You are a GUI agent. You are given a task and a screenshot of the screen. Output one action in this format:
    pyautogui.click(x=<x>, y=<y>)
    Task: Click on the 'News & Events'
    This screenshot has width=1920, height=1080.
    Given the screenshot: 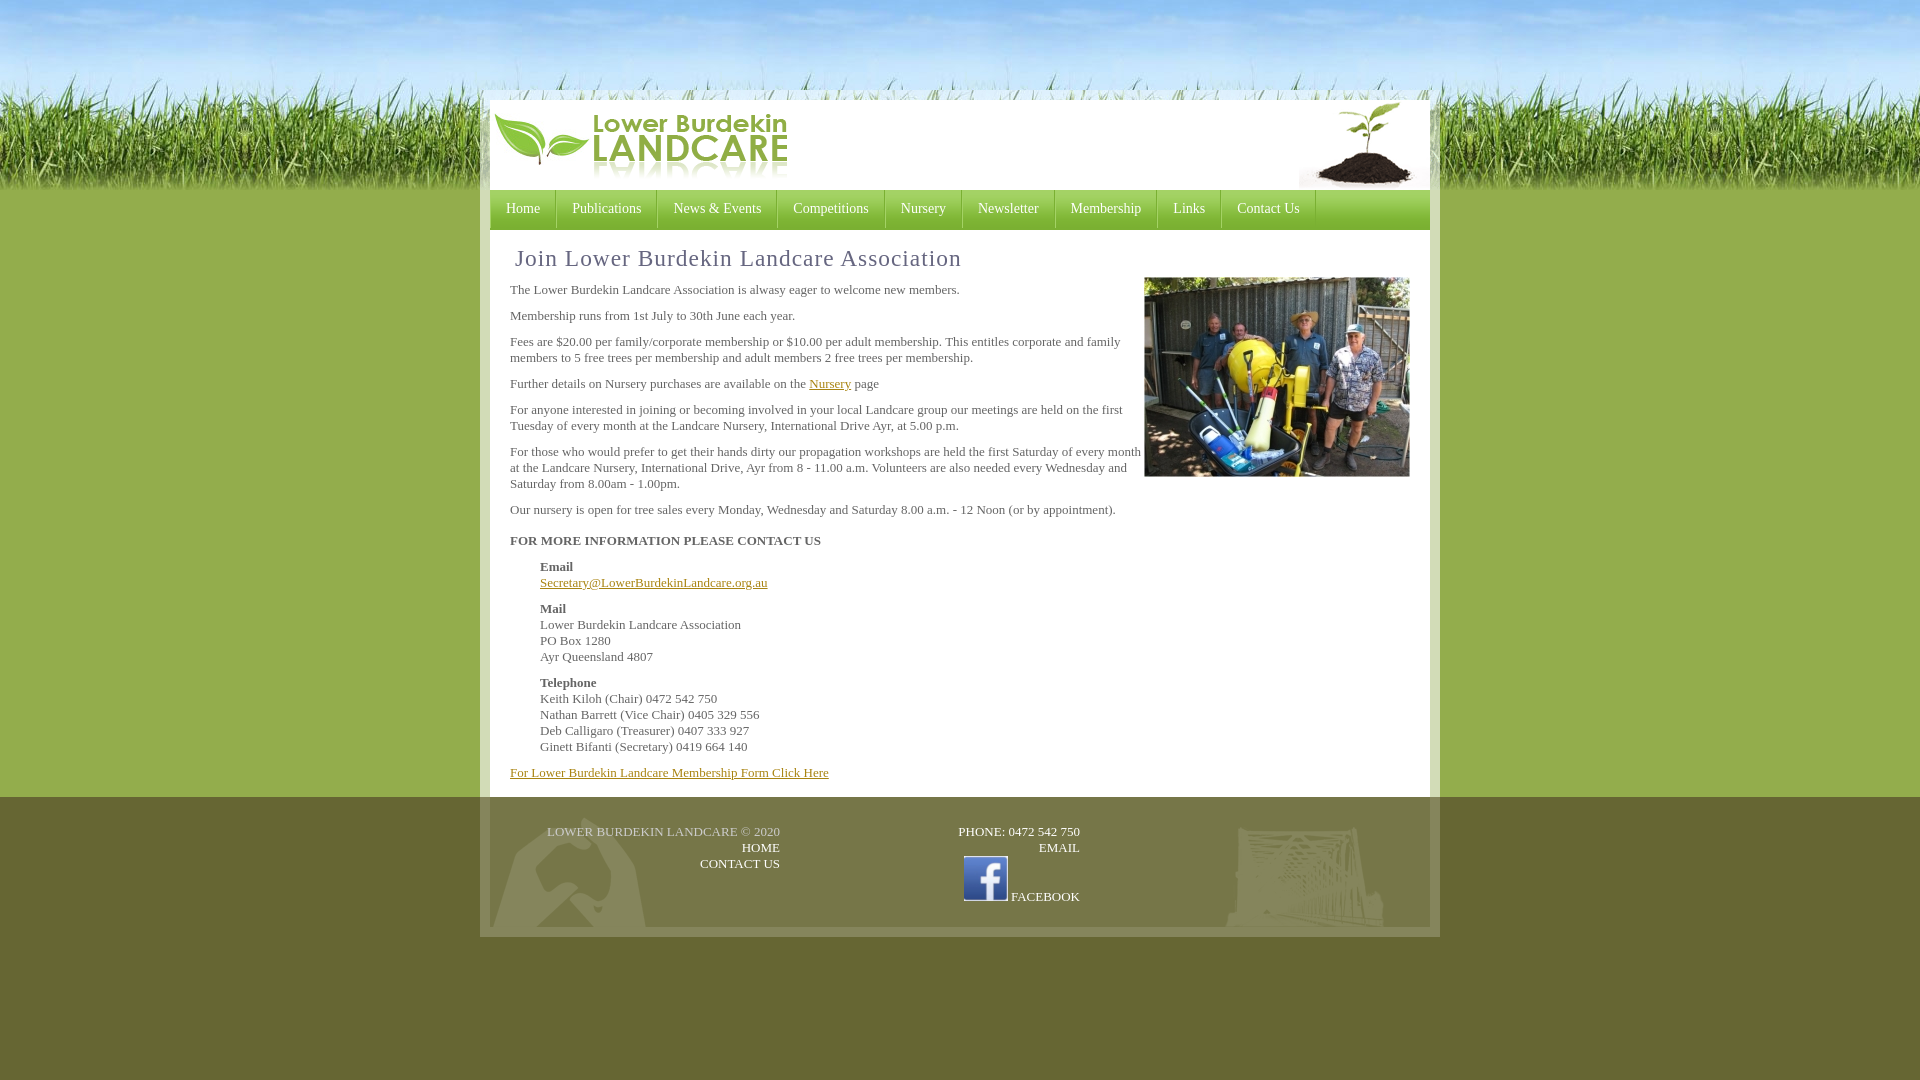 What is the action you would take?
    pyautogui.click(x=716, y=208)
    